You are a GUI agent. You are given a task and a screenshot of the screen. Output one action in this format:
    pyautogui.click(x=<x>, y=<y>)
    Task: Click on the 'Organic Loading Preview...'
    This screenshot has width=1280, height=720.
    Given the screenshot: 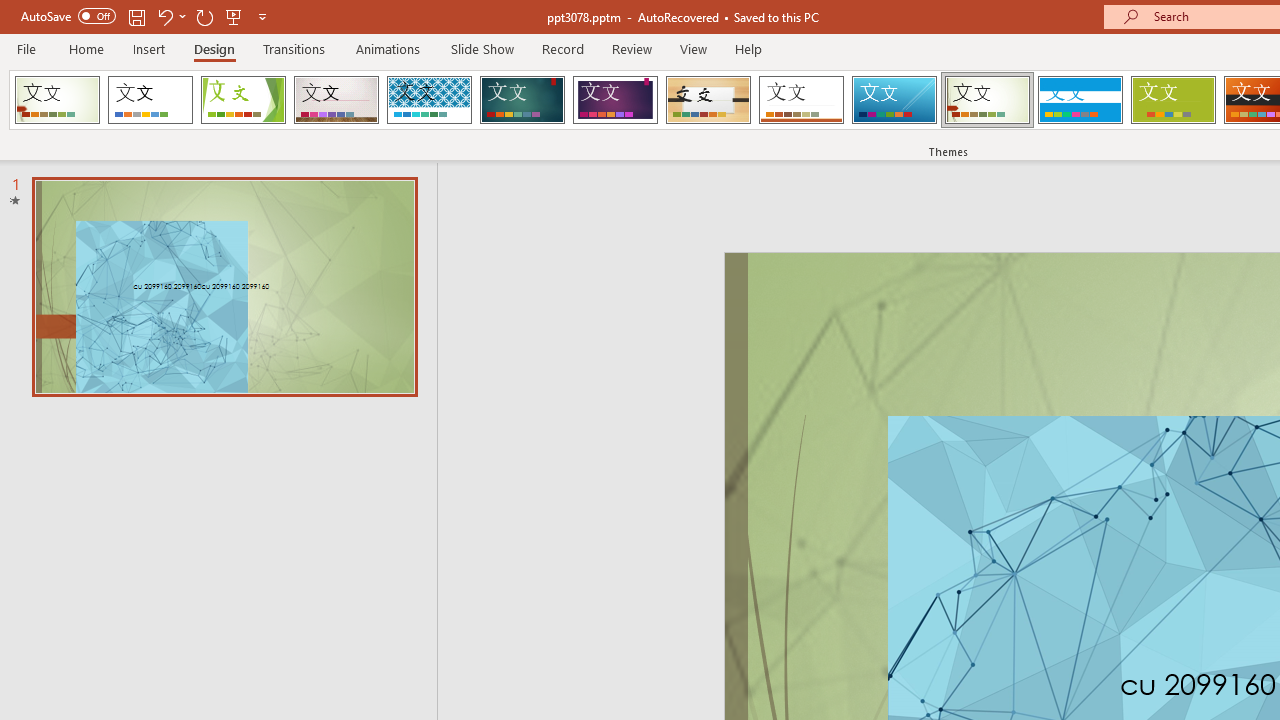 What is the action you would take?
    pyautogui.click(x=708, y=100)
    